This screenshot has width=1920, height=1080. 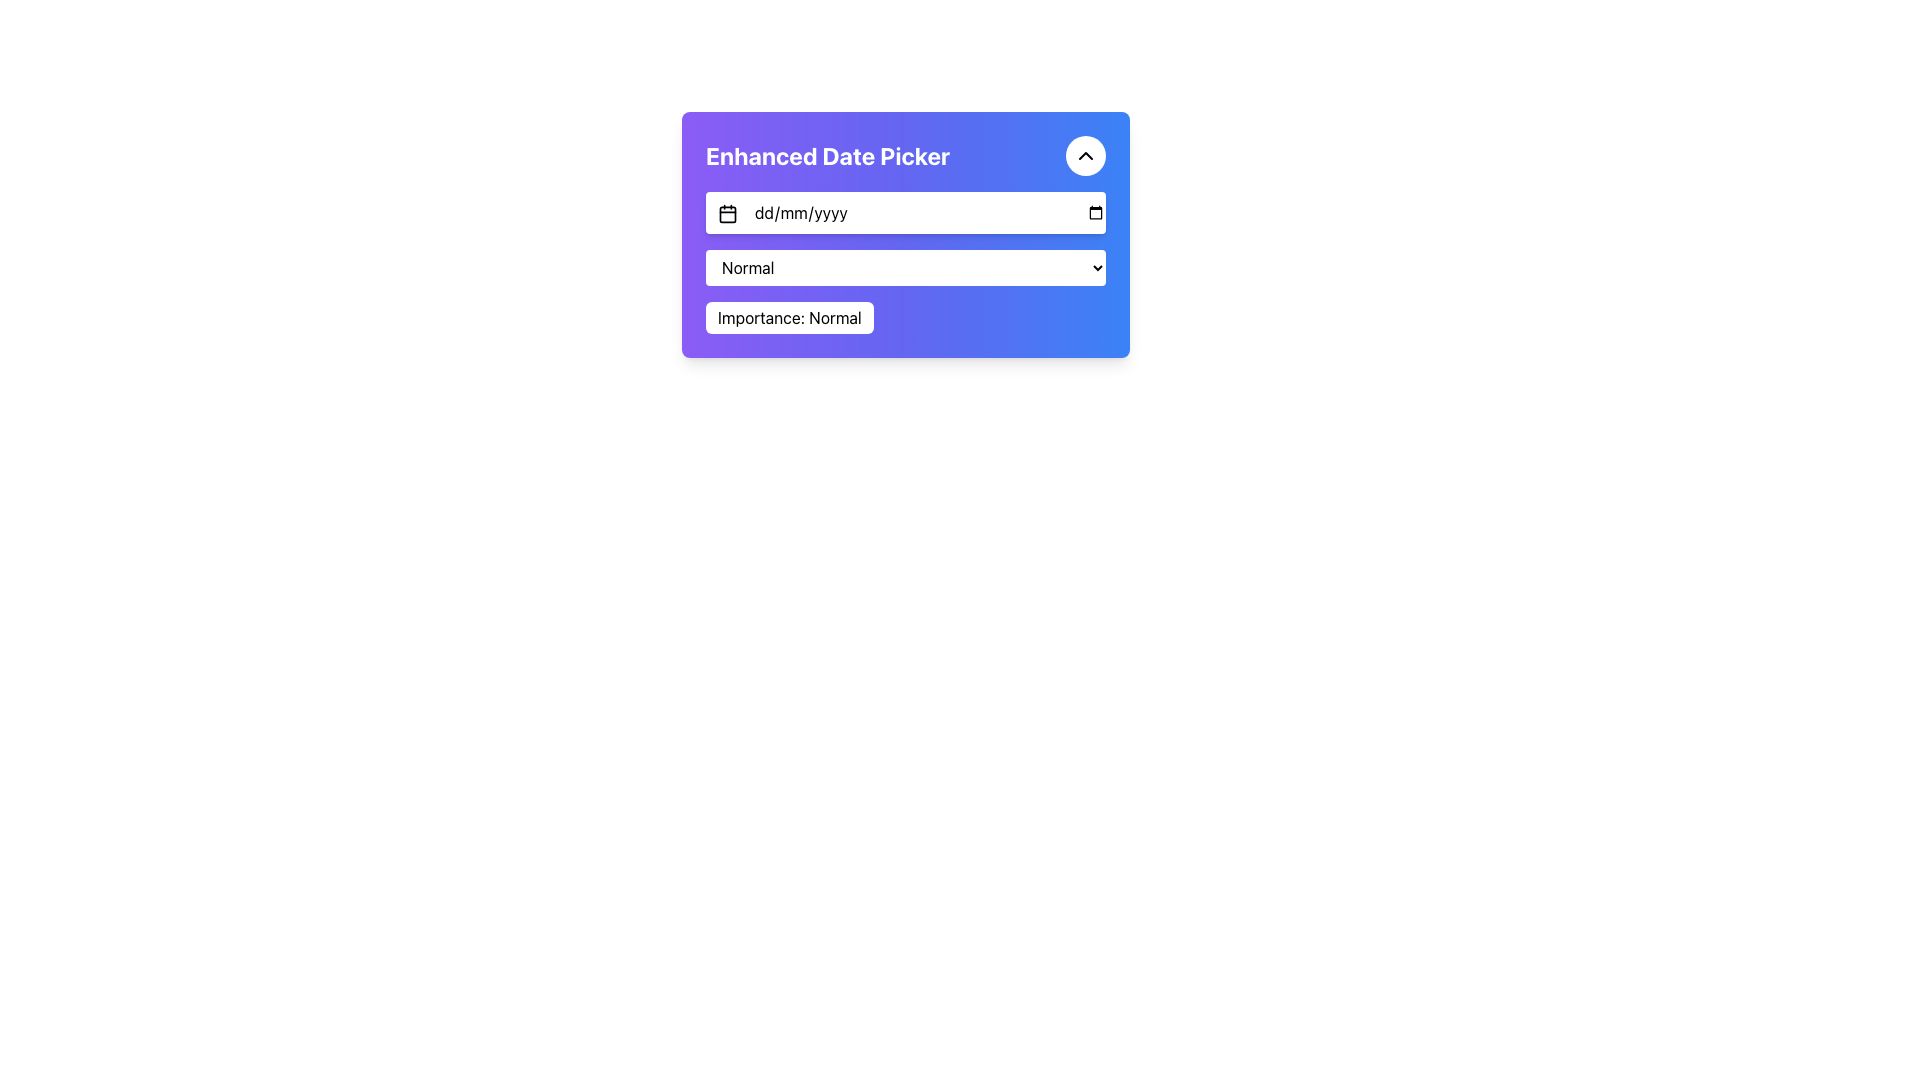 What do you see at coordinates (905, 234) in the screenshot?
I see `and drag the composite UI component consisting of a date selection input field and importance dropdown to reposition it` at bounding box center [905, 234].